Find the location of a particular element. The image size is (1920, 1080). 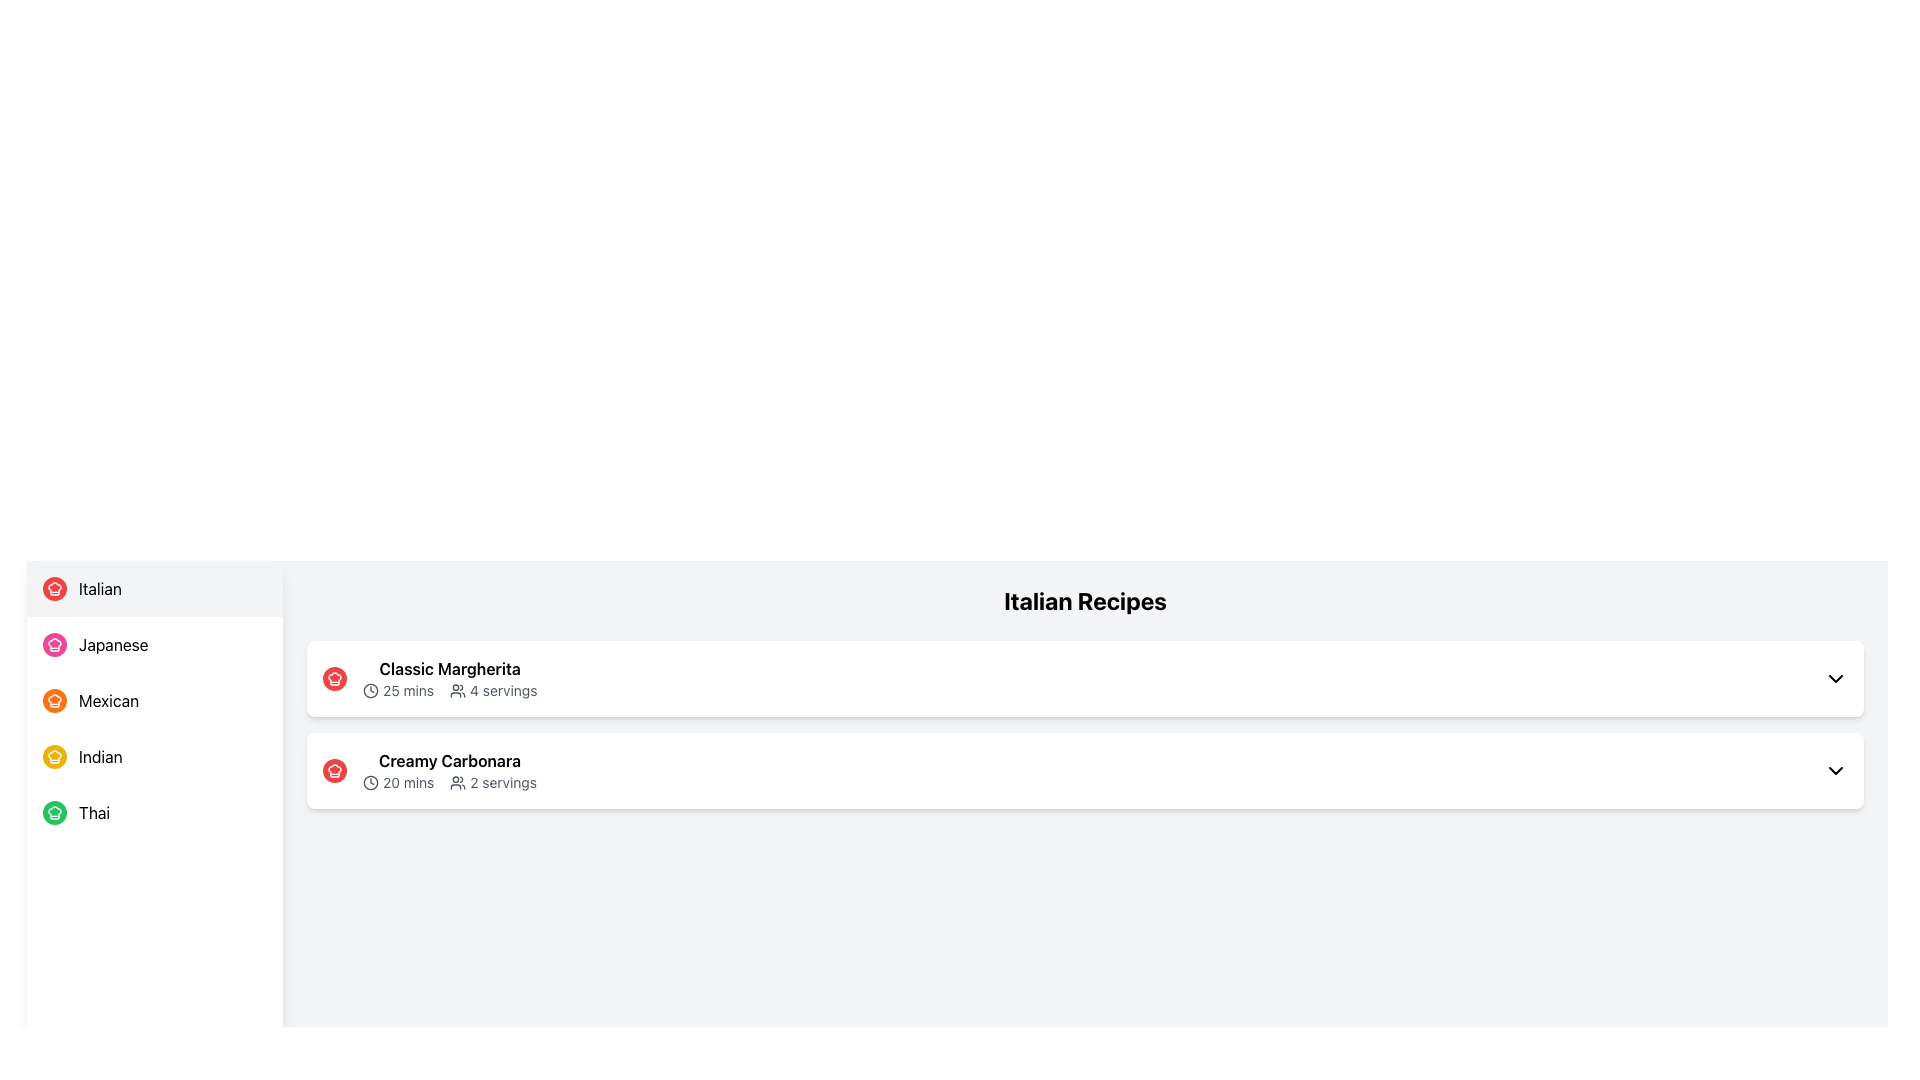

the clock icon representing '20 mins' duration next to the 'Creamy Carbonara' label in the second recipe item under 'Italian Recipes' is located at coordinates (370, 782).